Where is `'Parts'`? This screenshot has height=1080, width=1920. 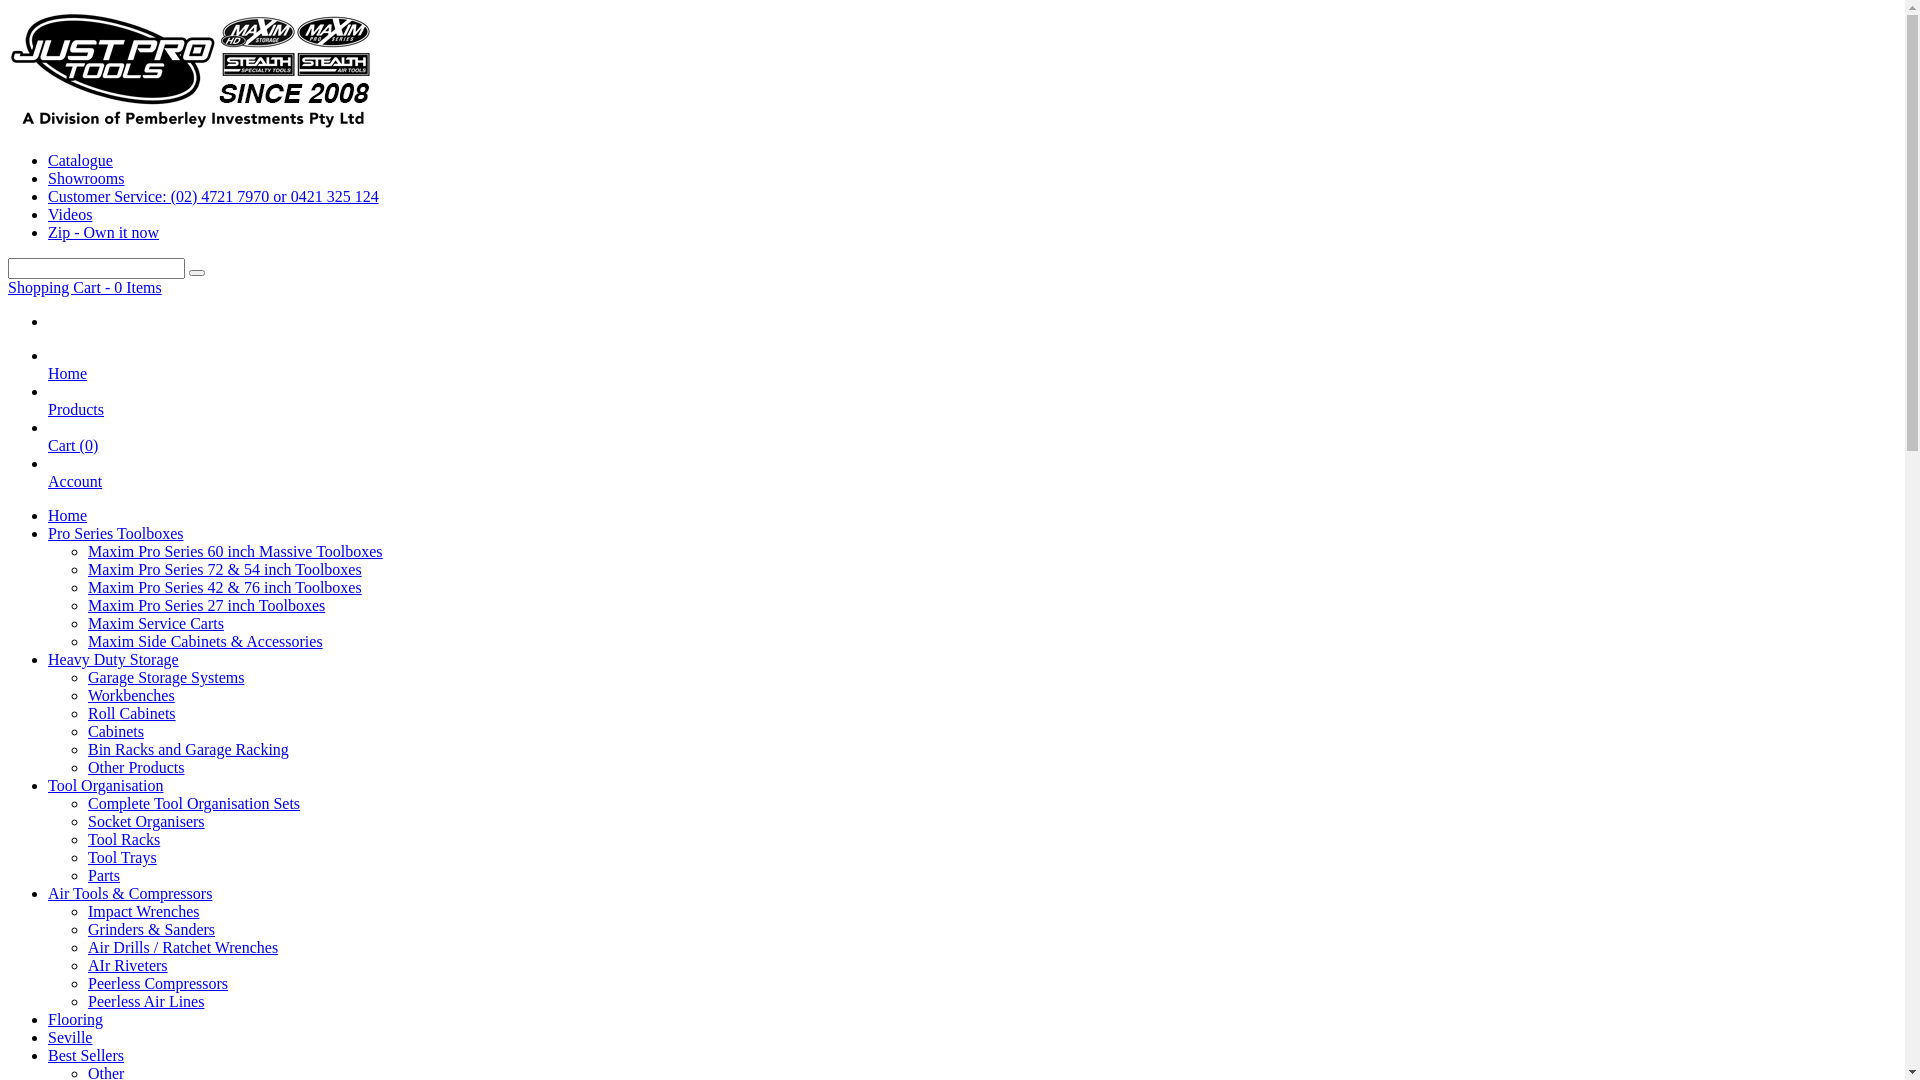
'Parts' is located at coordinates (103, 874).